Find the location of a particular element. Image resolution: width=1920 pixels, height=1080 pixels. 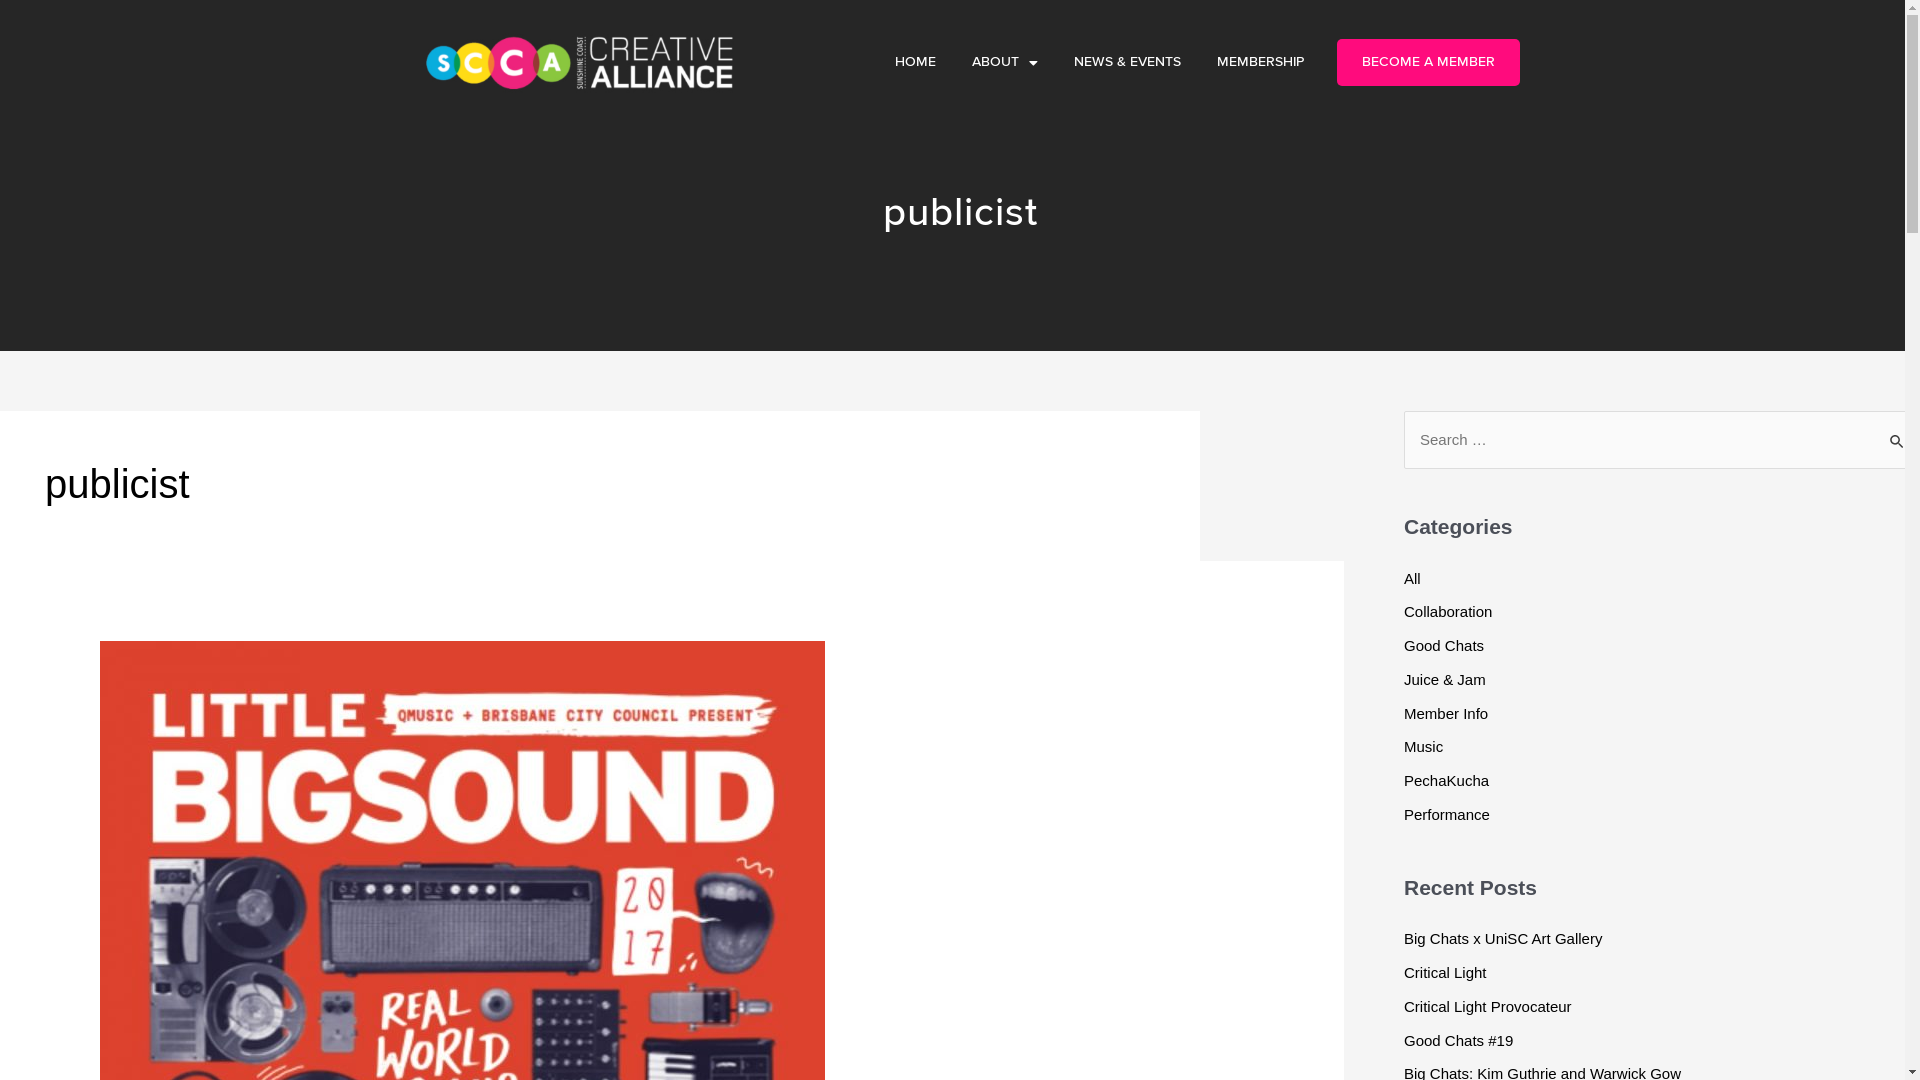

'Critical Light' is located at coordinates (1402, 971).